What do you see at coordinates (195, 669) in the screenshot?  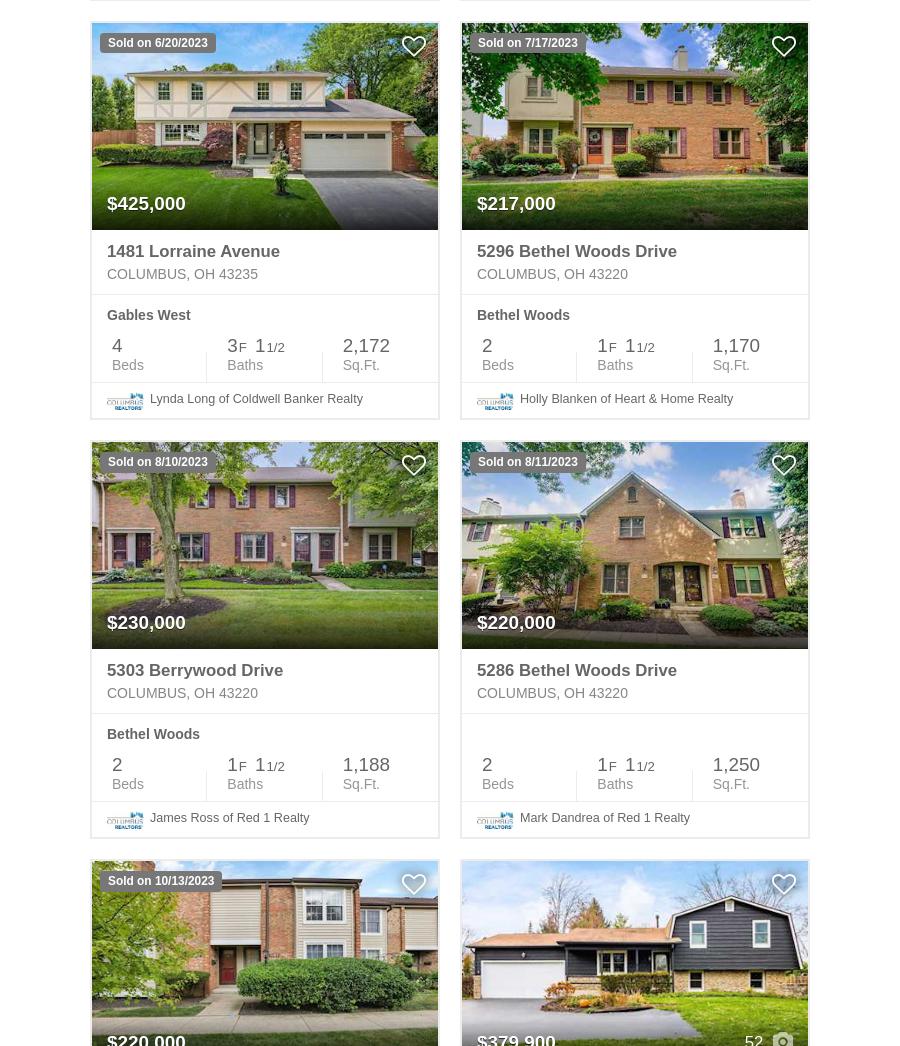 I see `'5303 Berrywood Drive'` at bounding box center [195, 669].